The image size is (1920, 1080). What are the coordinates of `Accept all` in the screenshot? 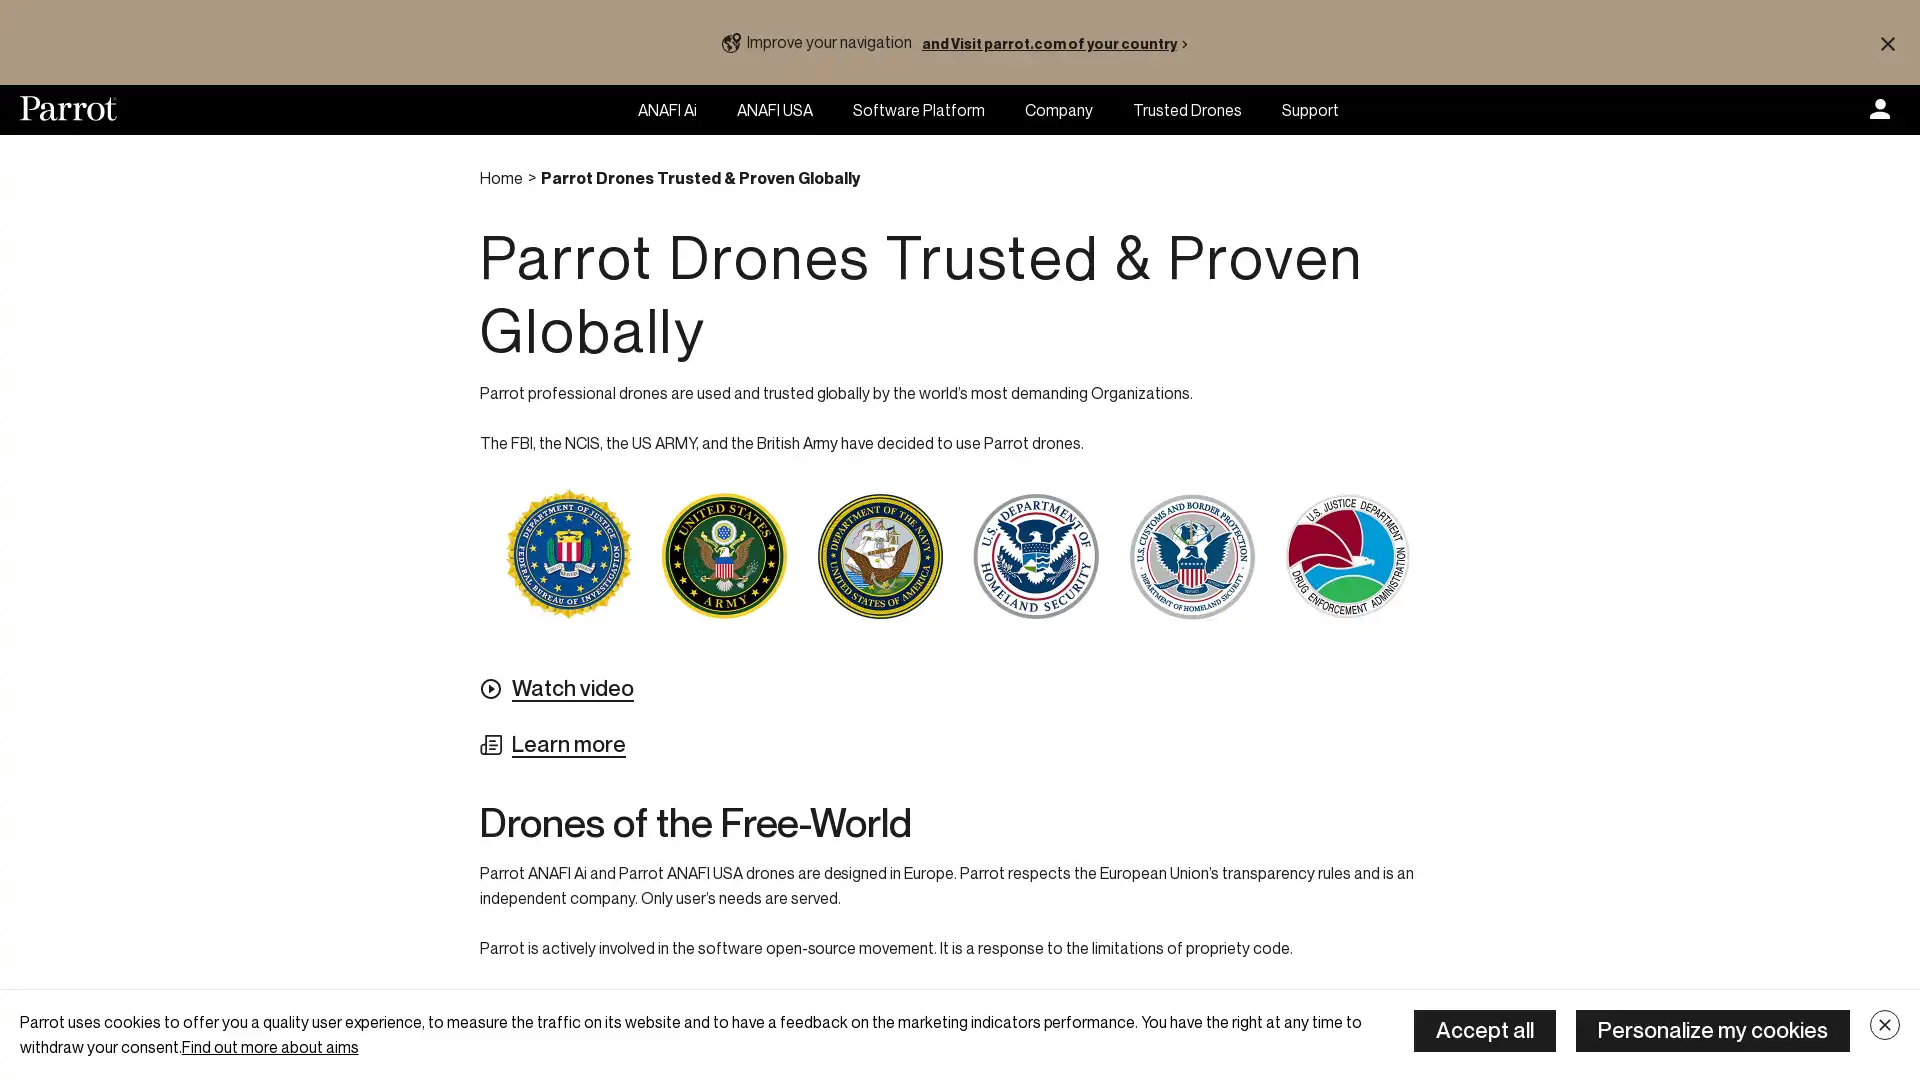 It's located at (1484, 1030).